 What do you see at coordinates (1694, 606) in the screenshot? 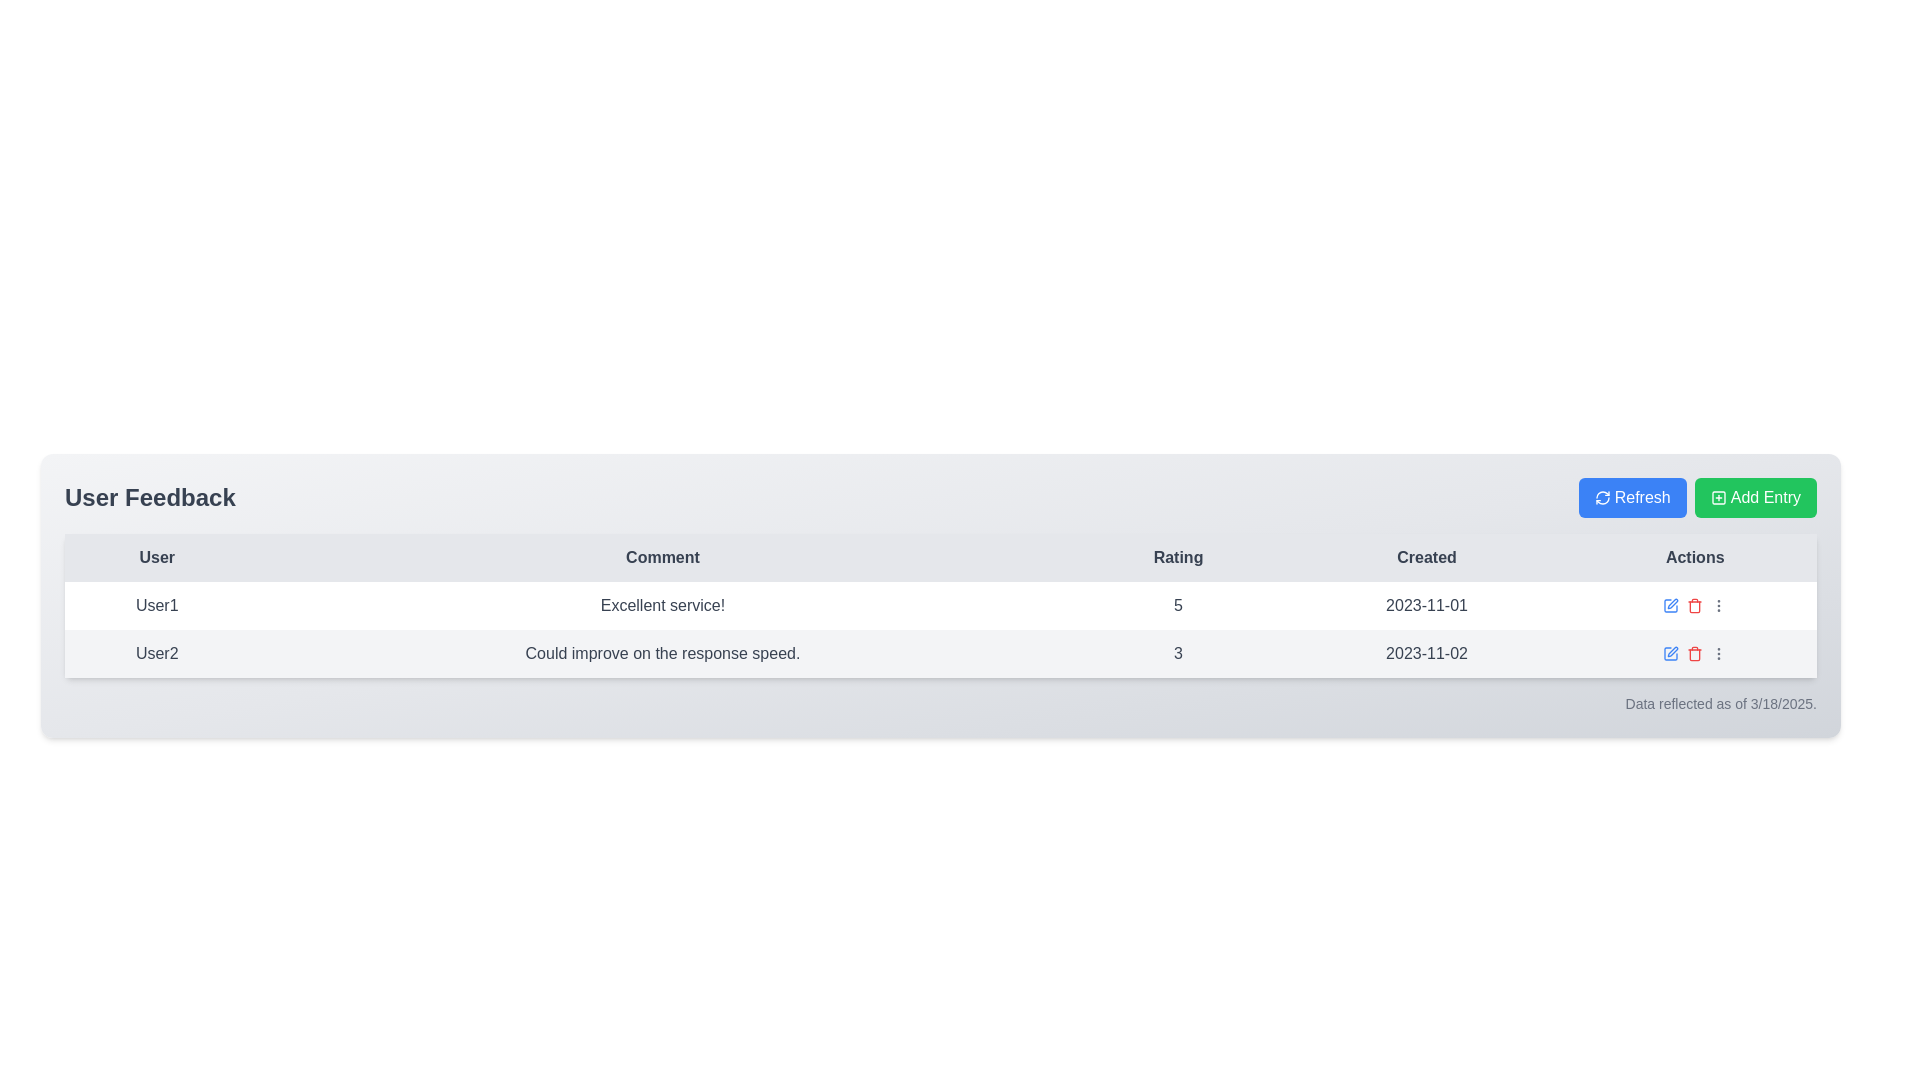
I see `the vertically elongated part of the trash icon located in the 'Actions' column of the second row of the feedback table` at bounding box center [1694, 606].